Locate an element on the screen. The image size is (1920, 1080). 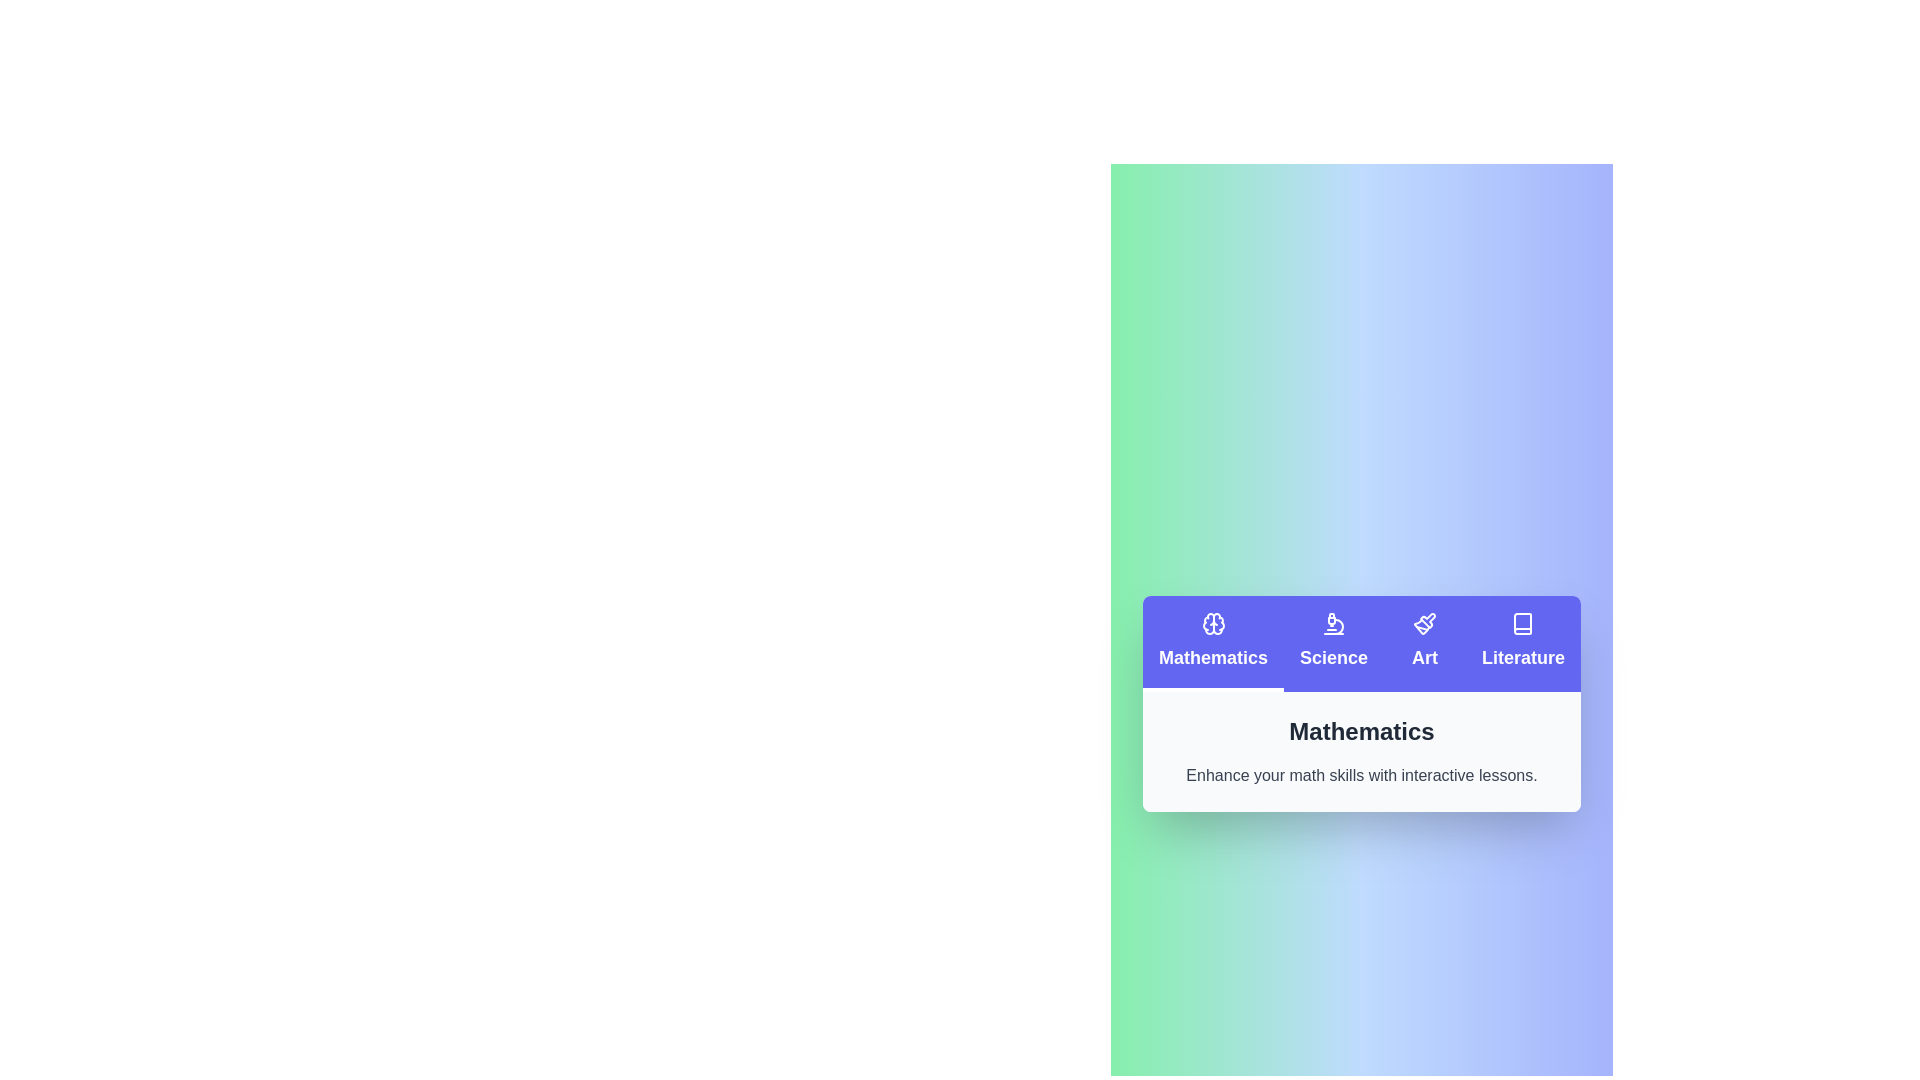
the Mathematics tab by clicking on it is located at coordinates (1212, 644).